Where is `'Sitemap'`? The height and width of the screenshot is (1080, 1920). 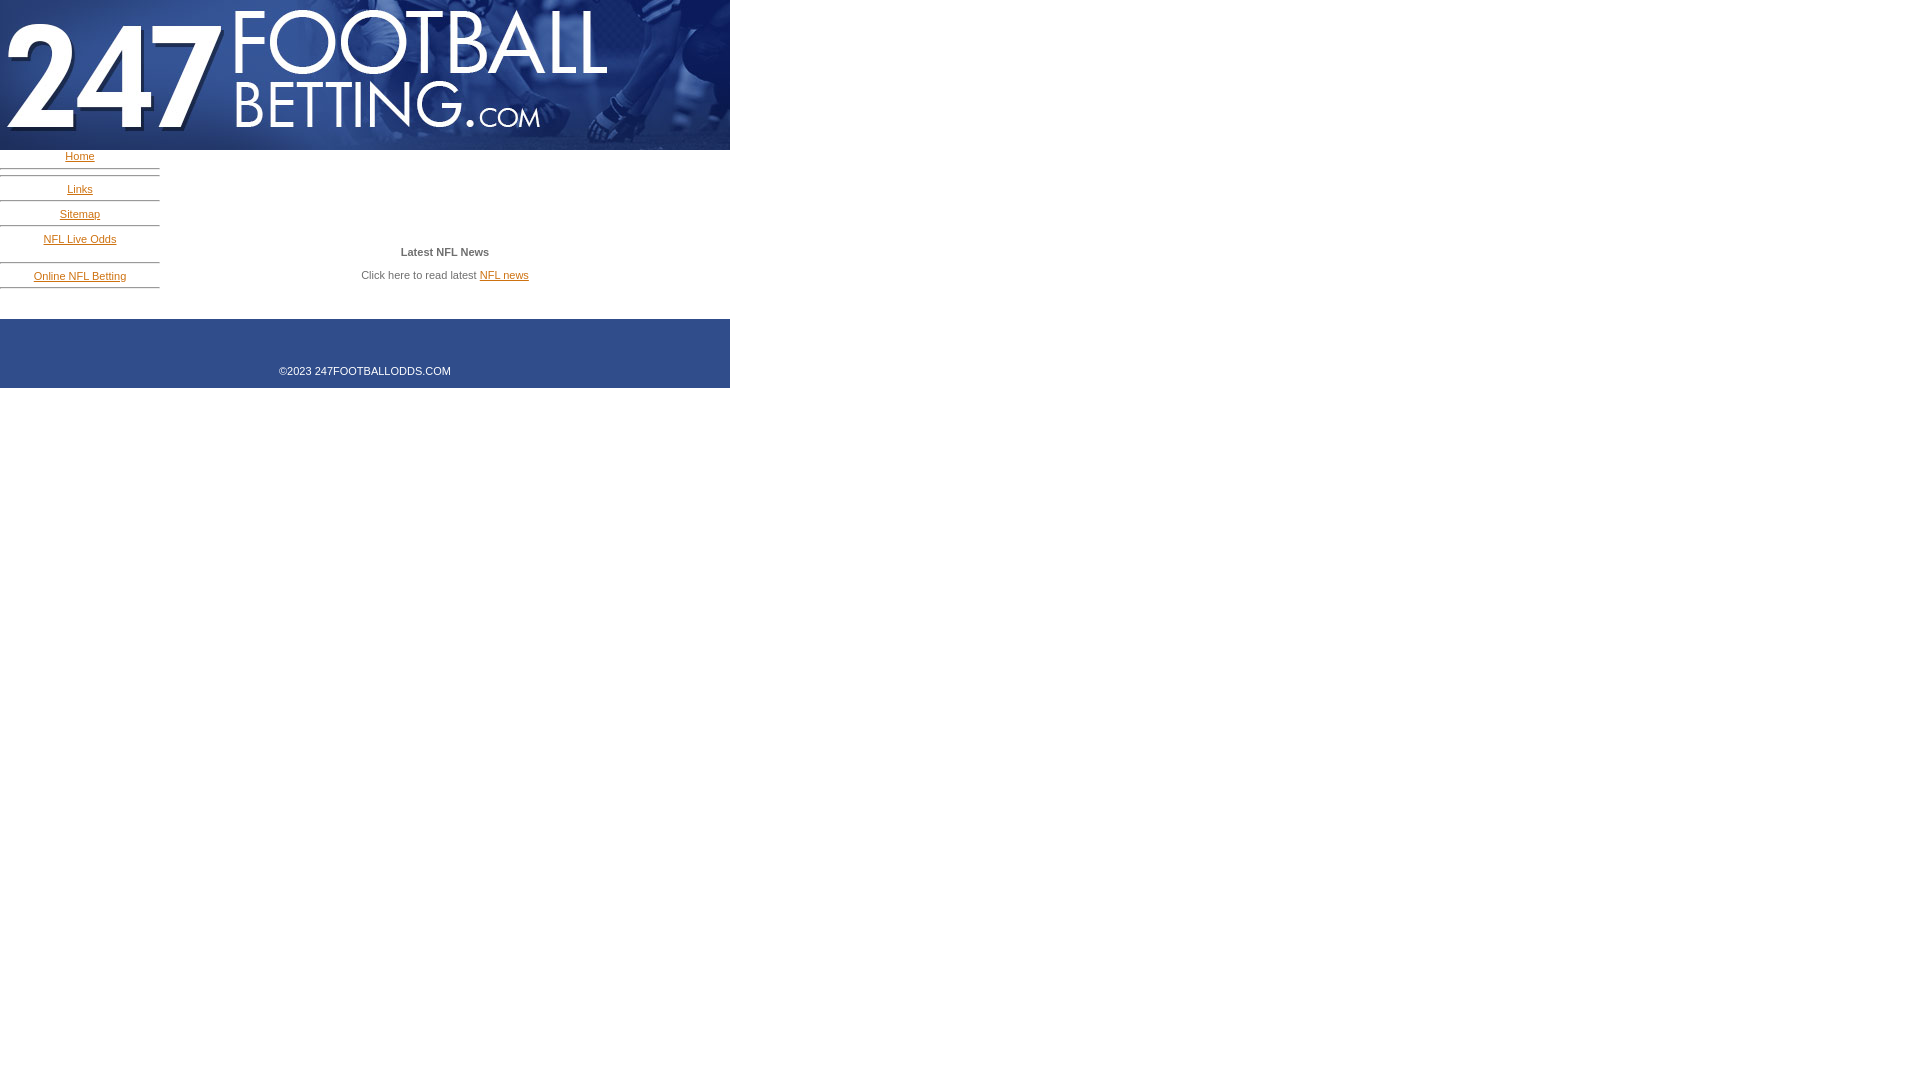 'Sitemap' is located at coordinates (80, 213).